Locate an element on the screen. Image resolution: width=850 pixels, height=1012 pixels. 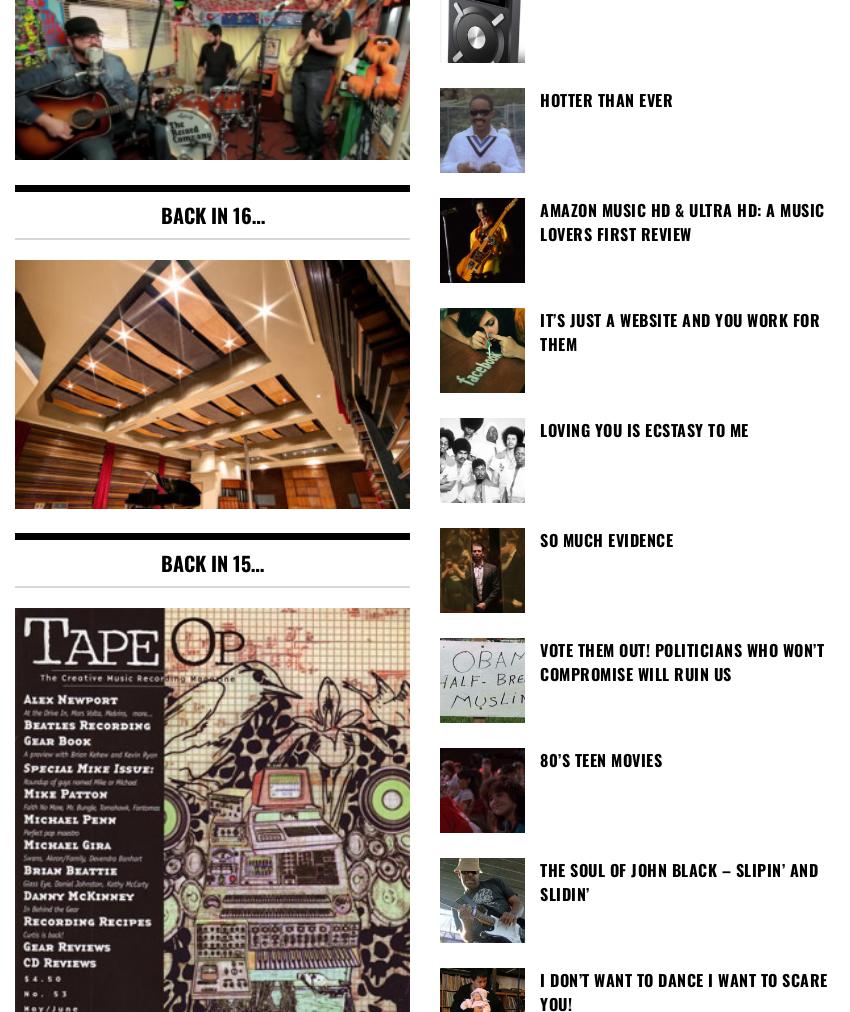
'80’s Teen Movies' is located at coordinates (600, 759).